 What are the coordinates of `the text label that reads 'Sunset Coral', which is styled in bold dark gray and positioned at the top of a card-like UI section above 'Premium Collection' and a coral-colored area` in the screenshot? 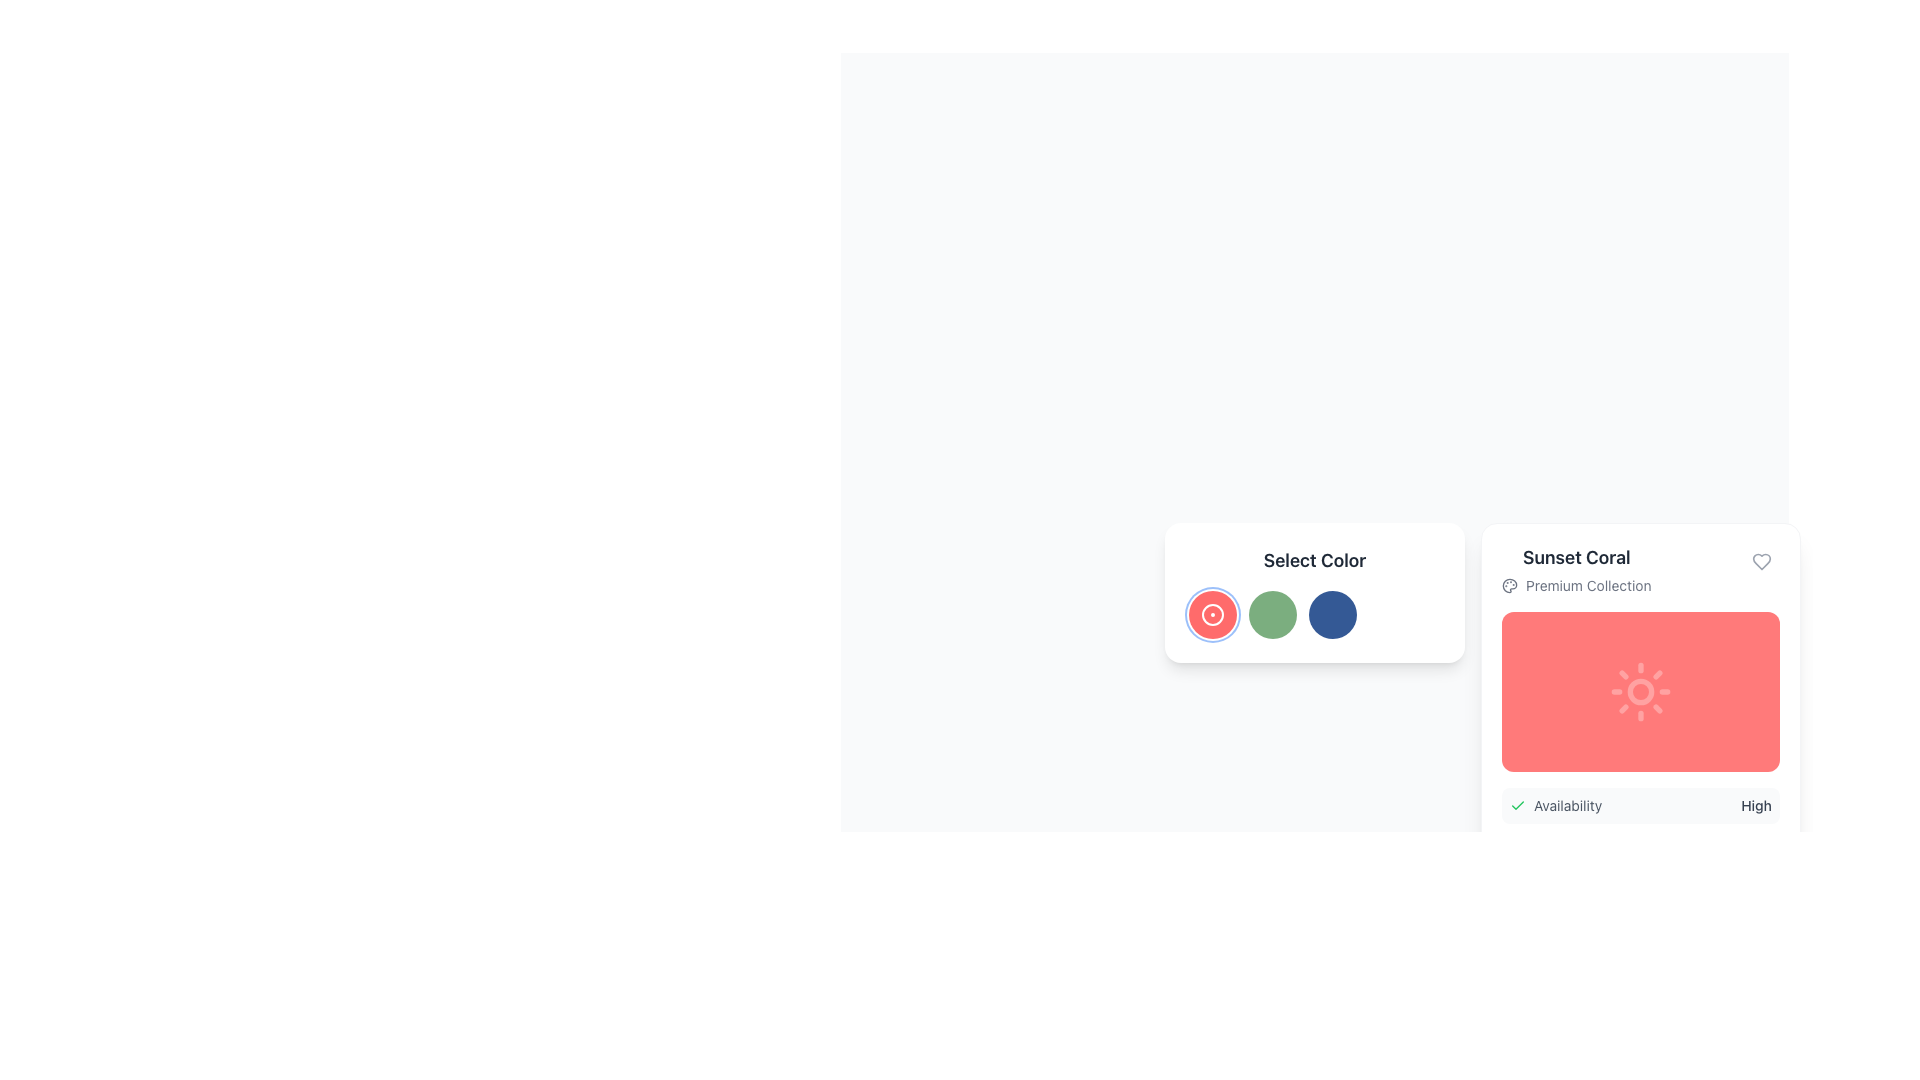 It's located at (1575, 558).